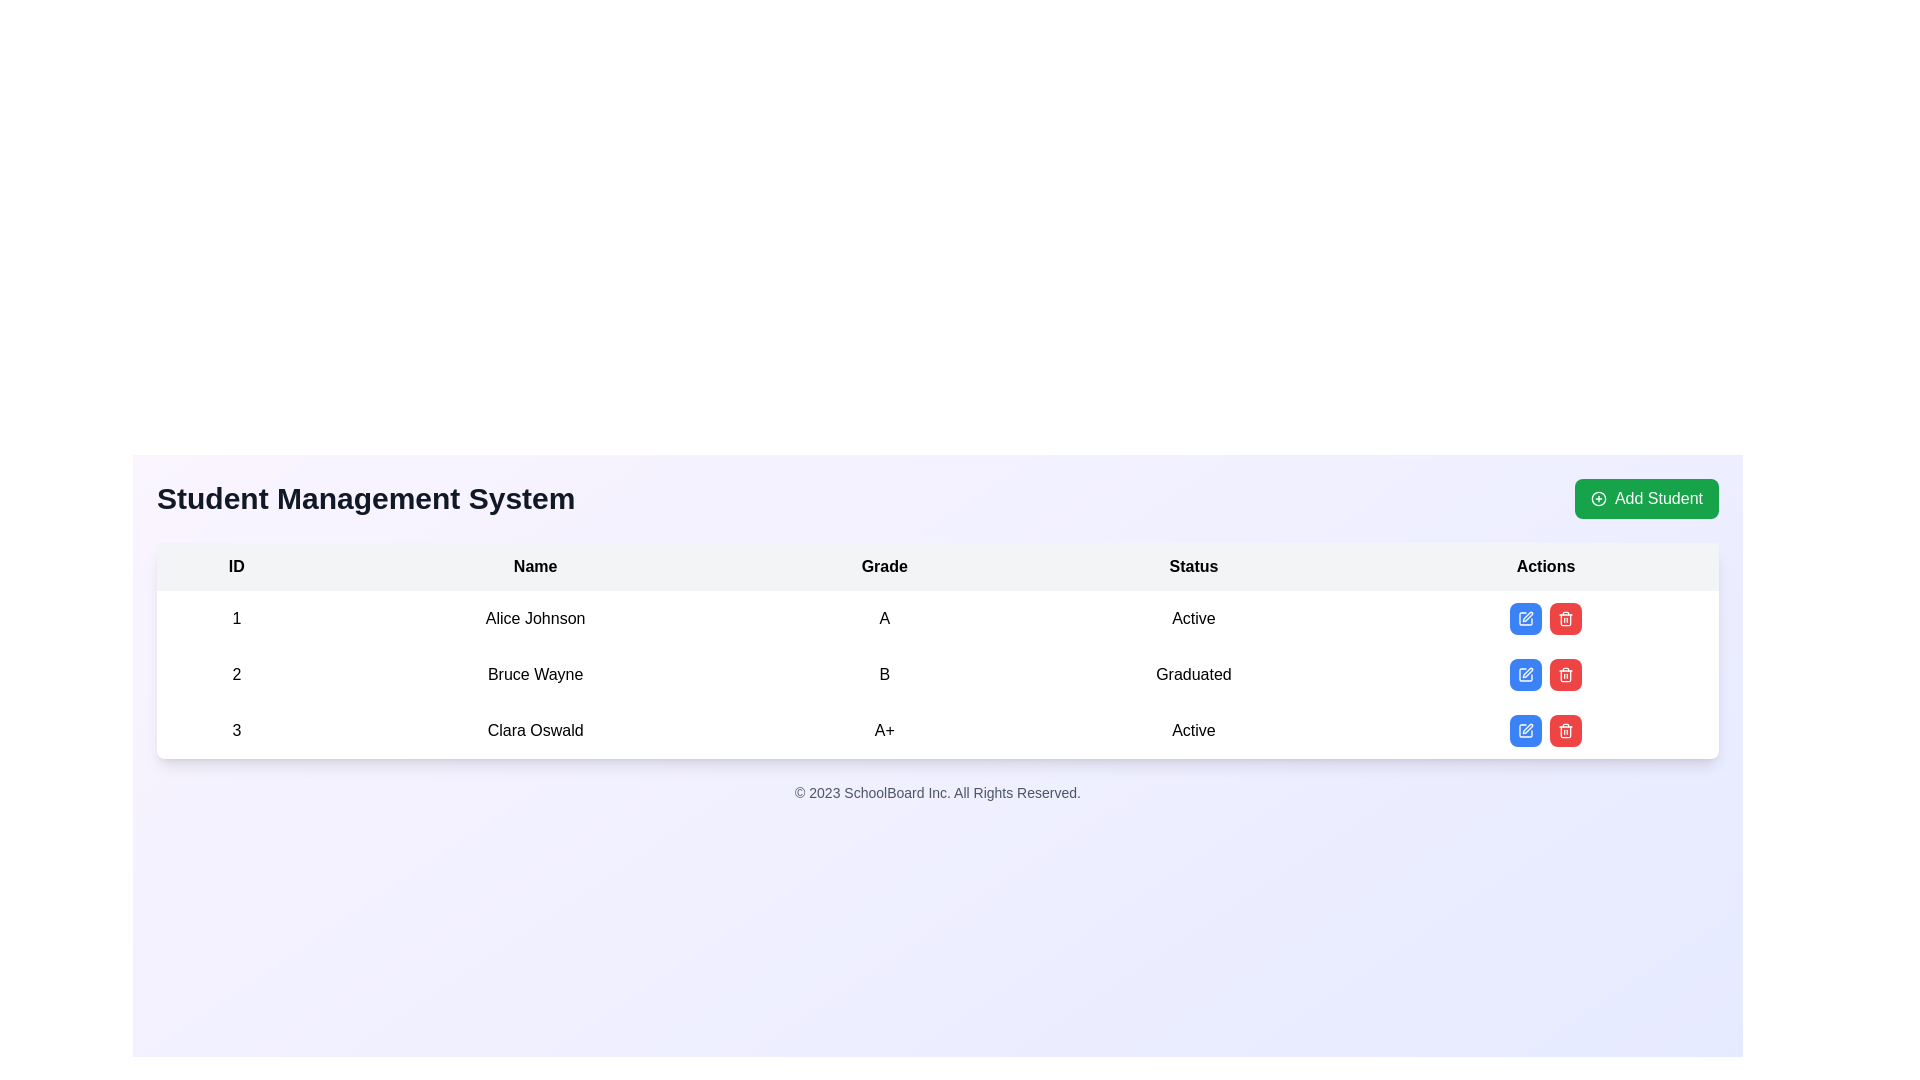  What do you see at coordinates (1525, 675) in the screenshot?
I see `the edit icon (square with pen overlay) in the 'Actions' column corresponding to 'Bruce Wayne'` at bounding box center [1525, 675].